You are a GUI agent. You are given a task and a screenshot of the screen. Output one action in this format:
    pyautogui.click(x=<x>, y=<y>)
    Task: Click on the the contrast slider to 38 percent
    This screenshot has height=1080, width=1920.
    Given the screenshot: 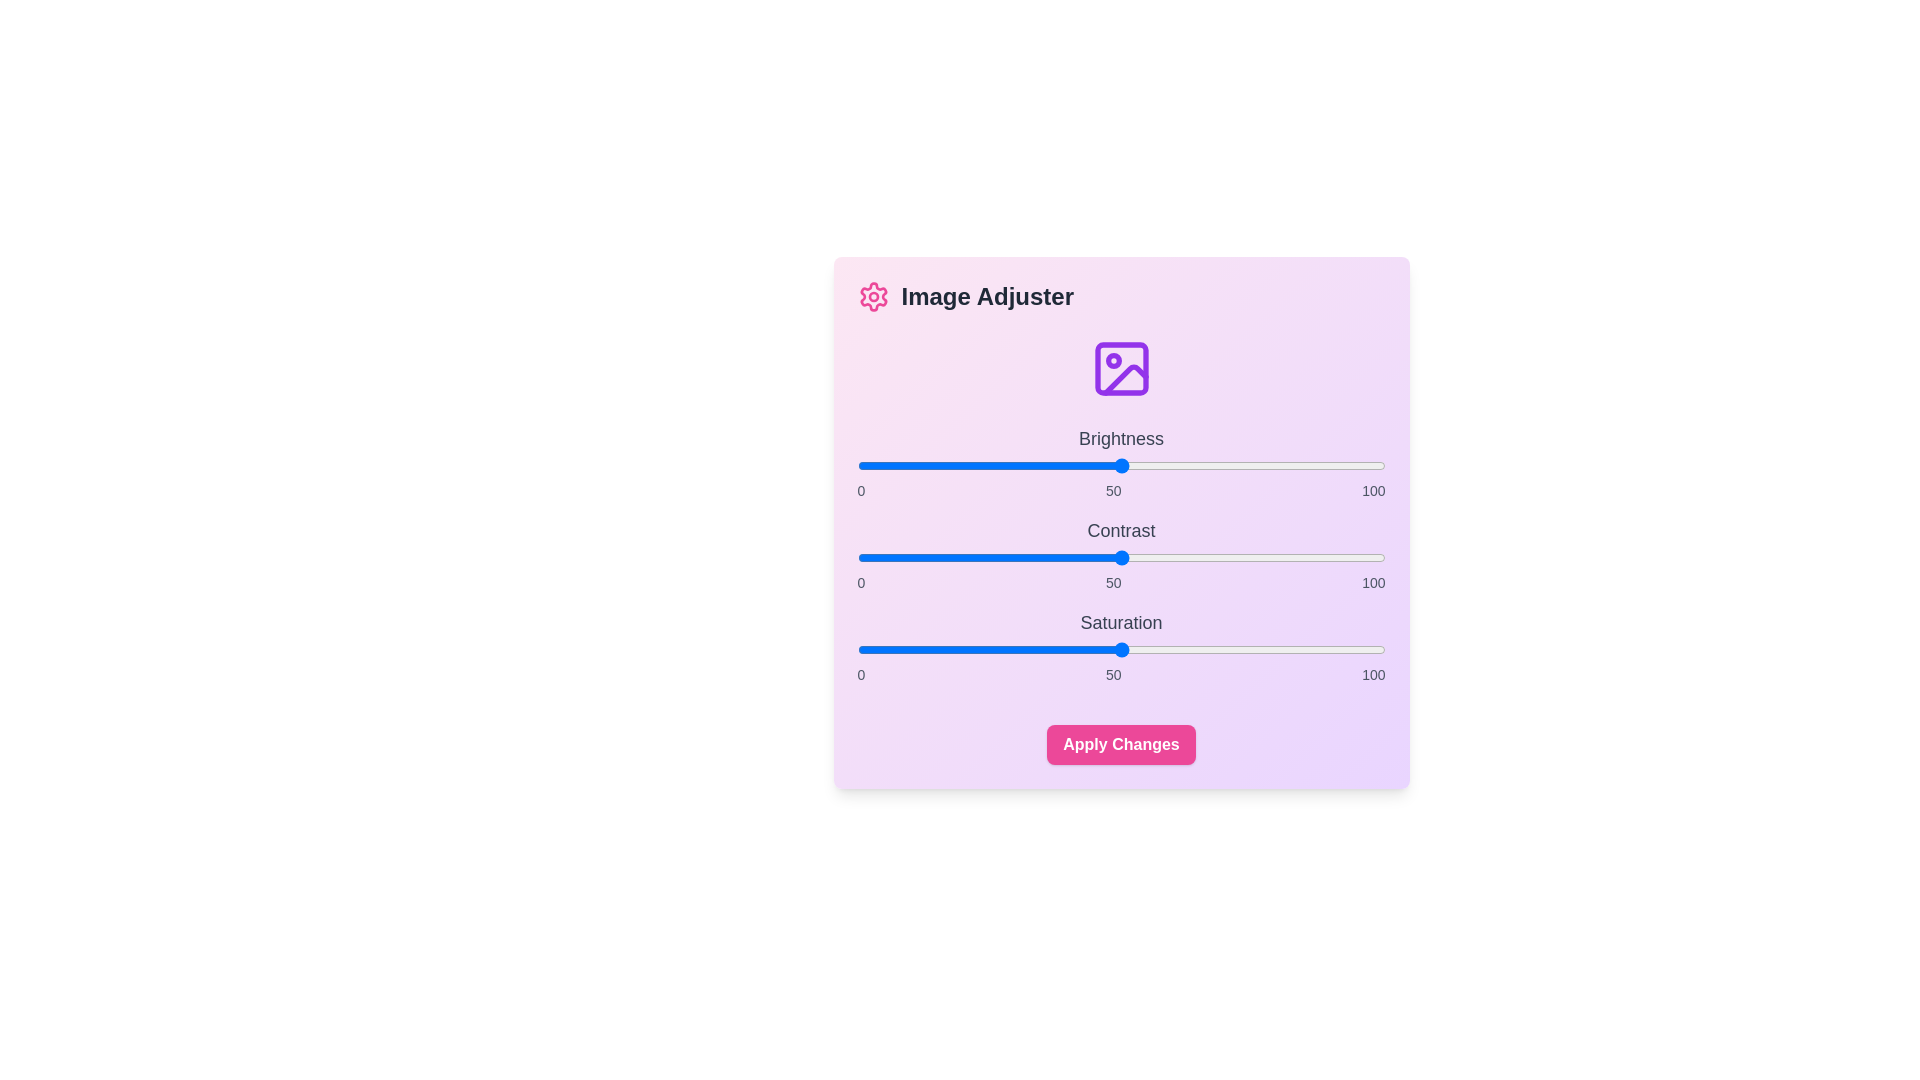 What is the action you would take?
    pyautogui.click(x=1057, y=558)
    